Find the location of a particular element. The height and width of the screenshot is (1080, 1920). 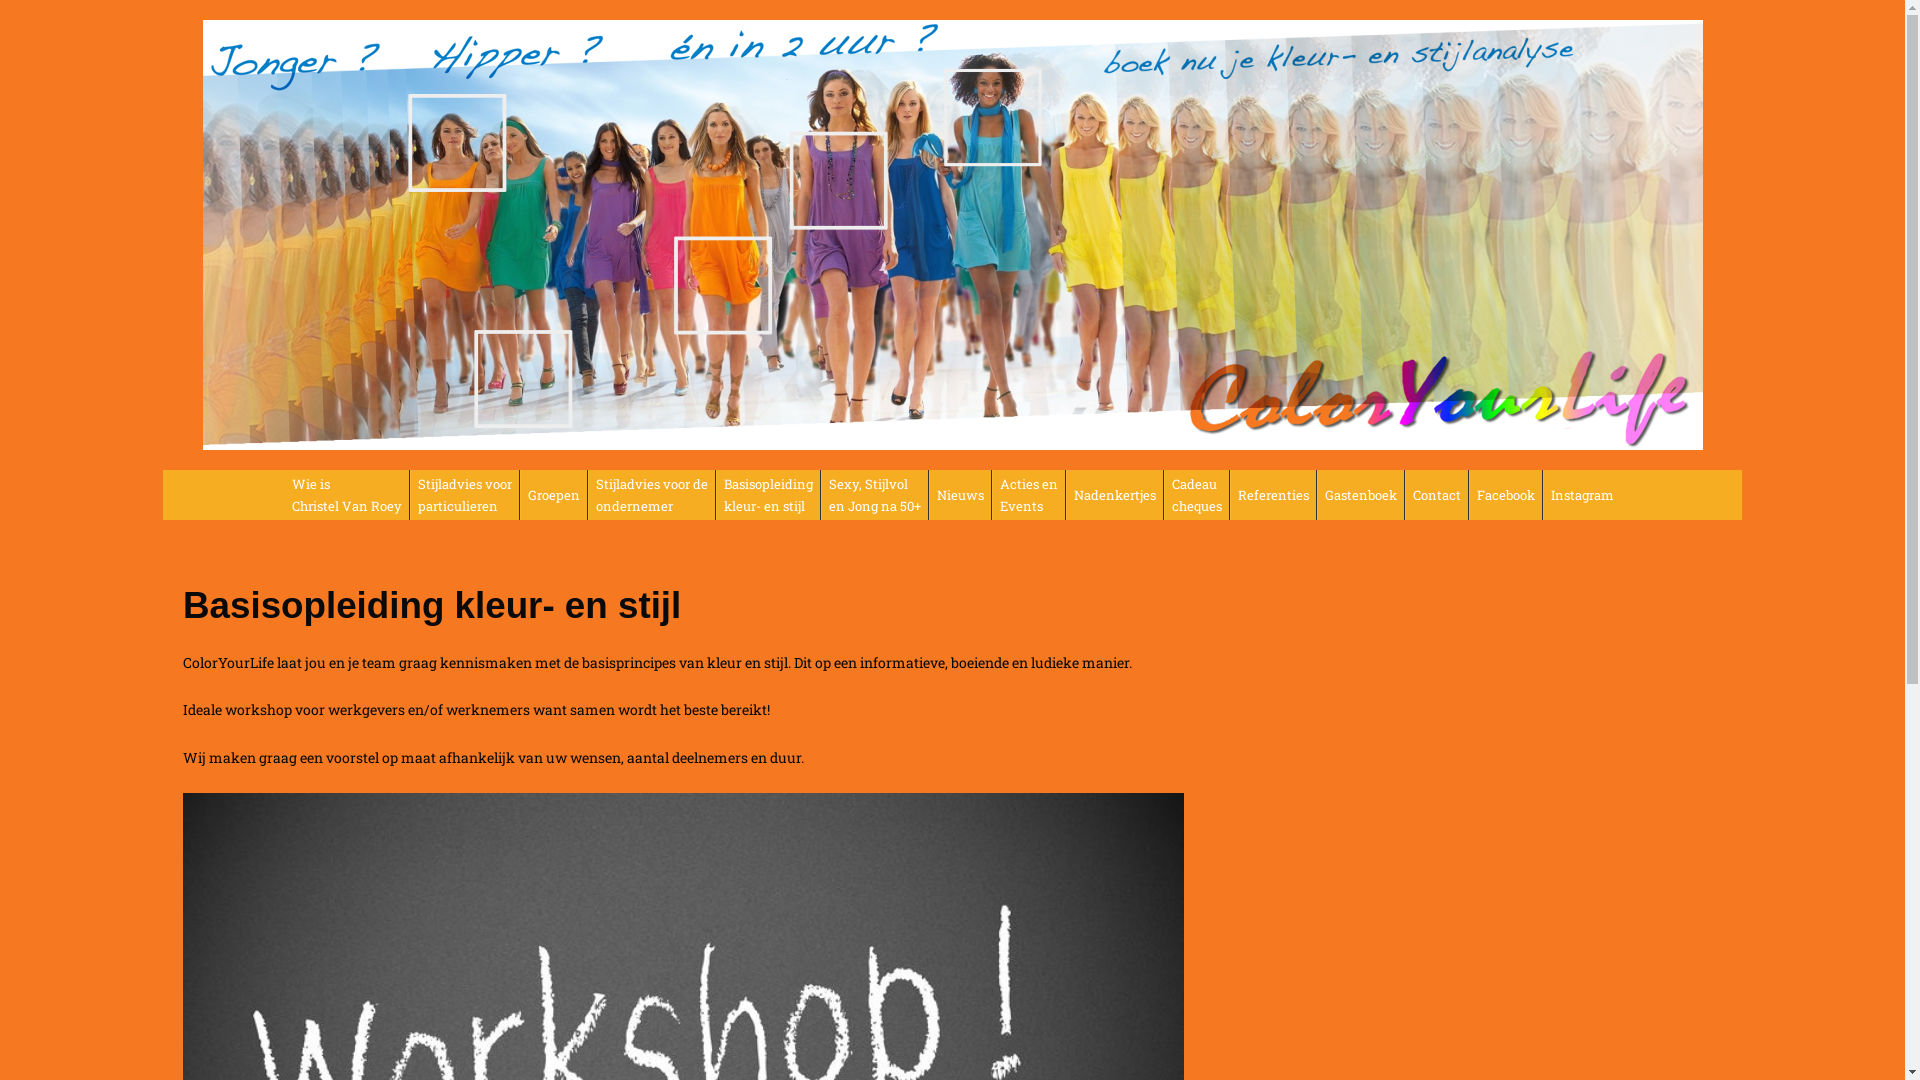

'Stijladvies voor de is located at coordinates (651, 494).